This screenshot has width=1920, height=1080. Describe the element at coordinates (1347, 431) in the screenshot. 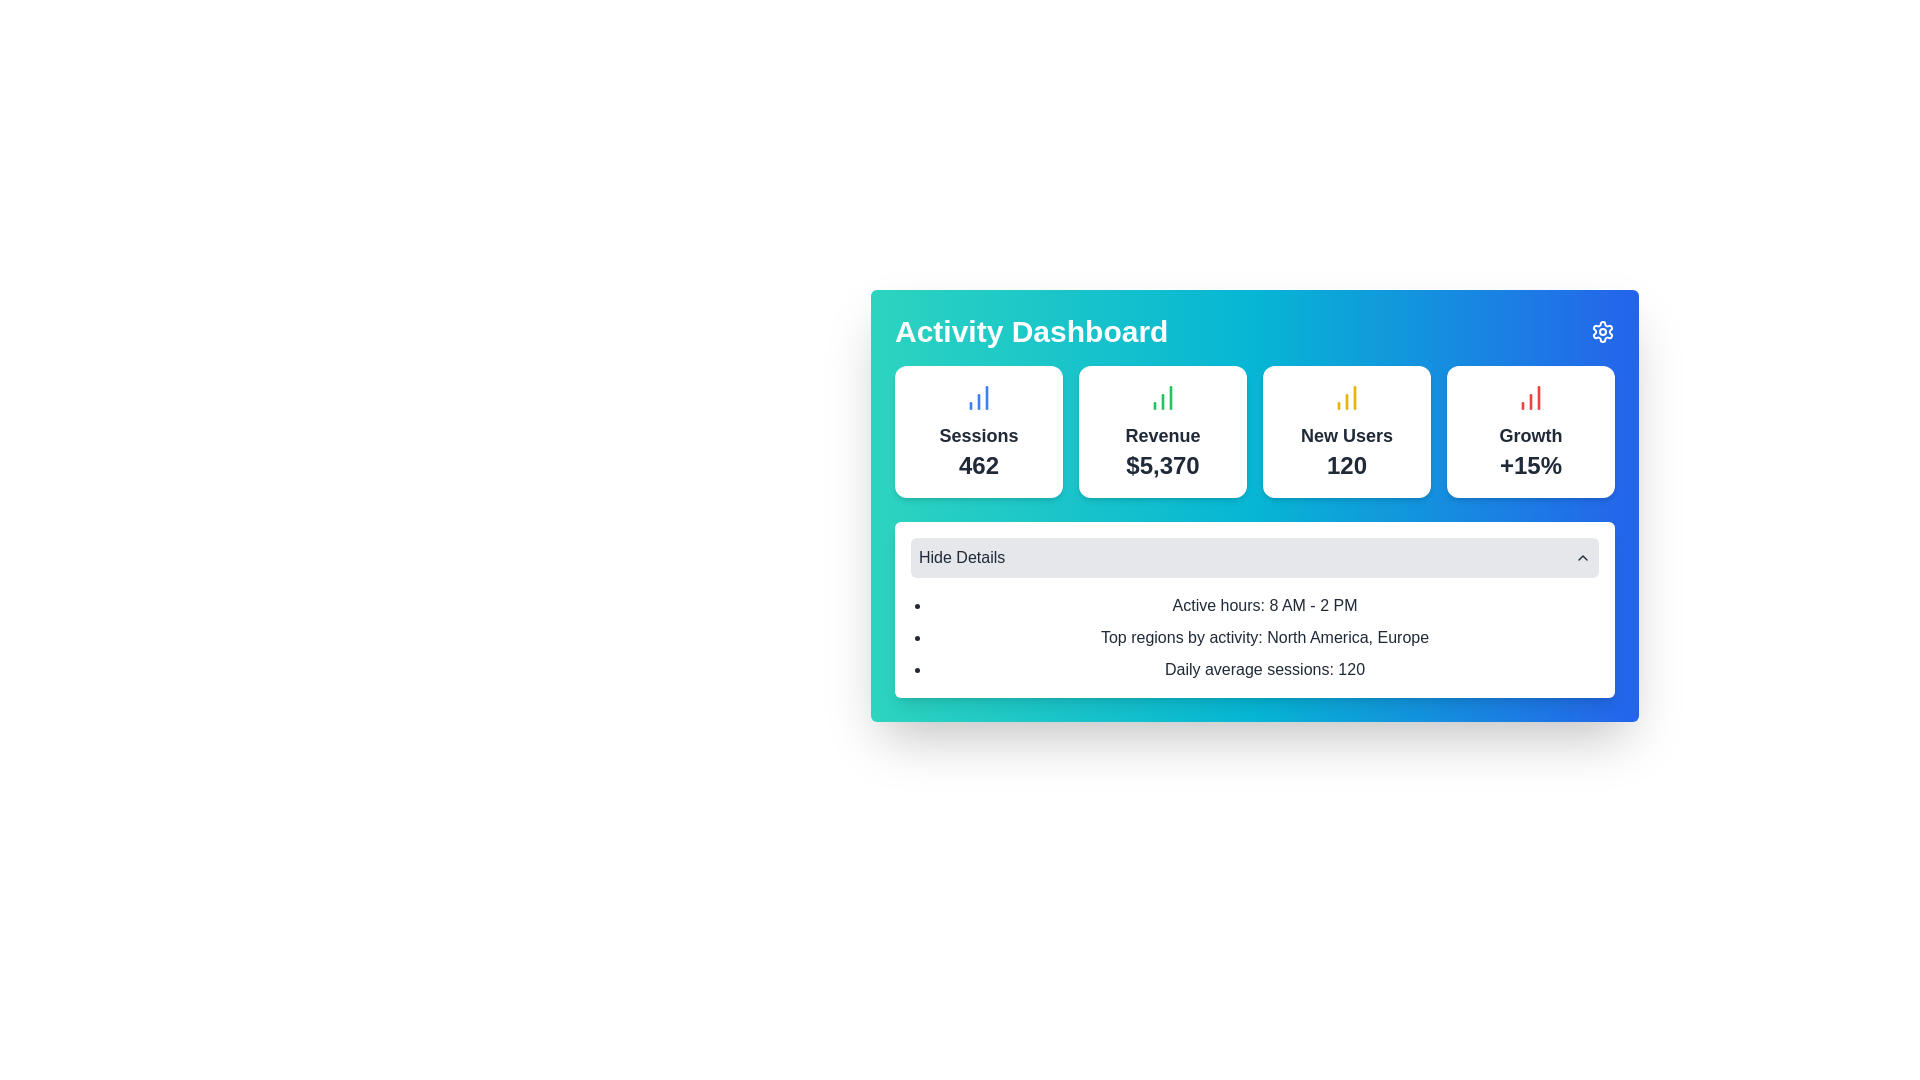

I see `the 'New Users' static information card which displays the text in bold and a large number, located in the Activity Dashboard grid layout` at that location.